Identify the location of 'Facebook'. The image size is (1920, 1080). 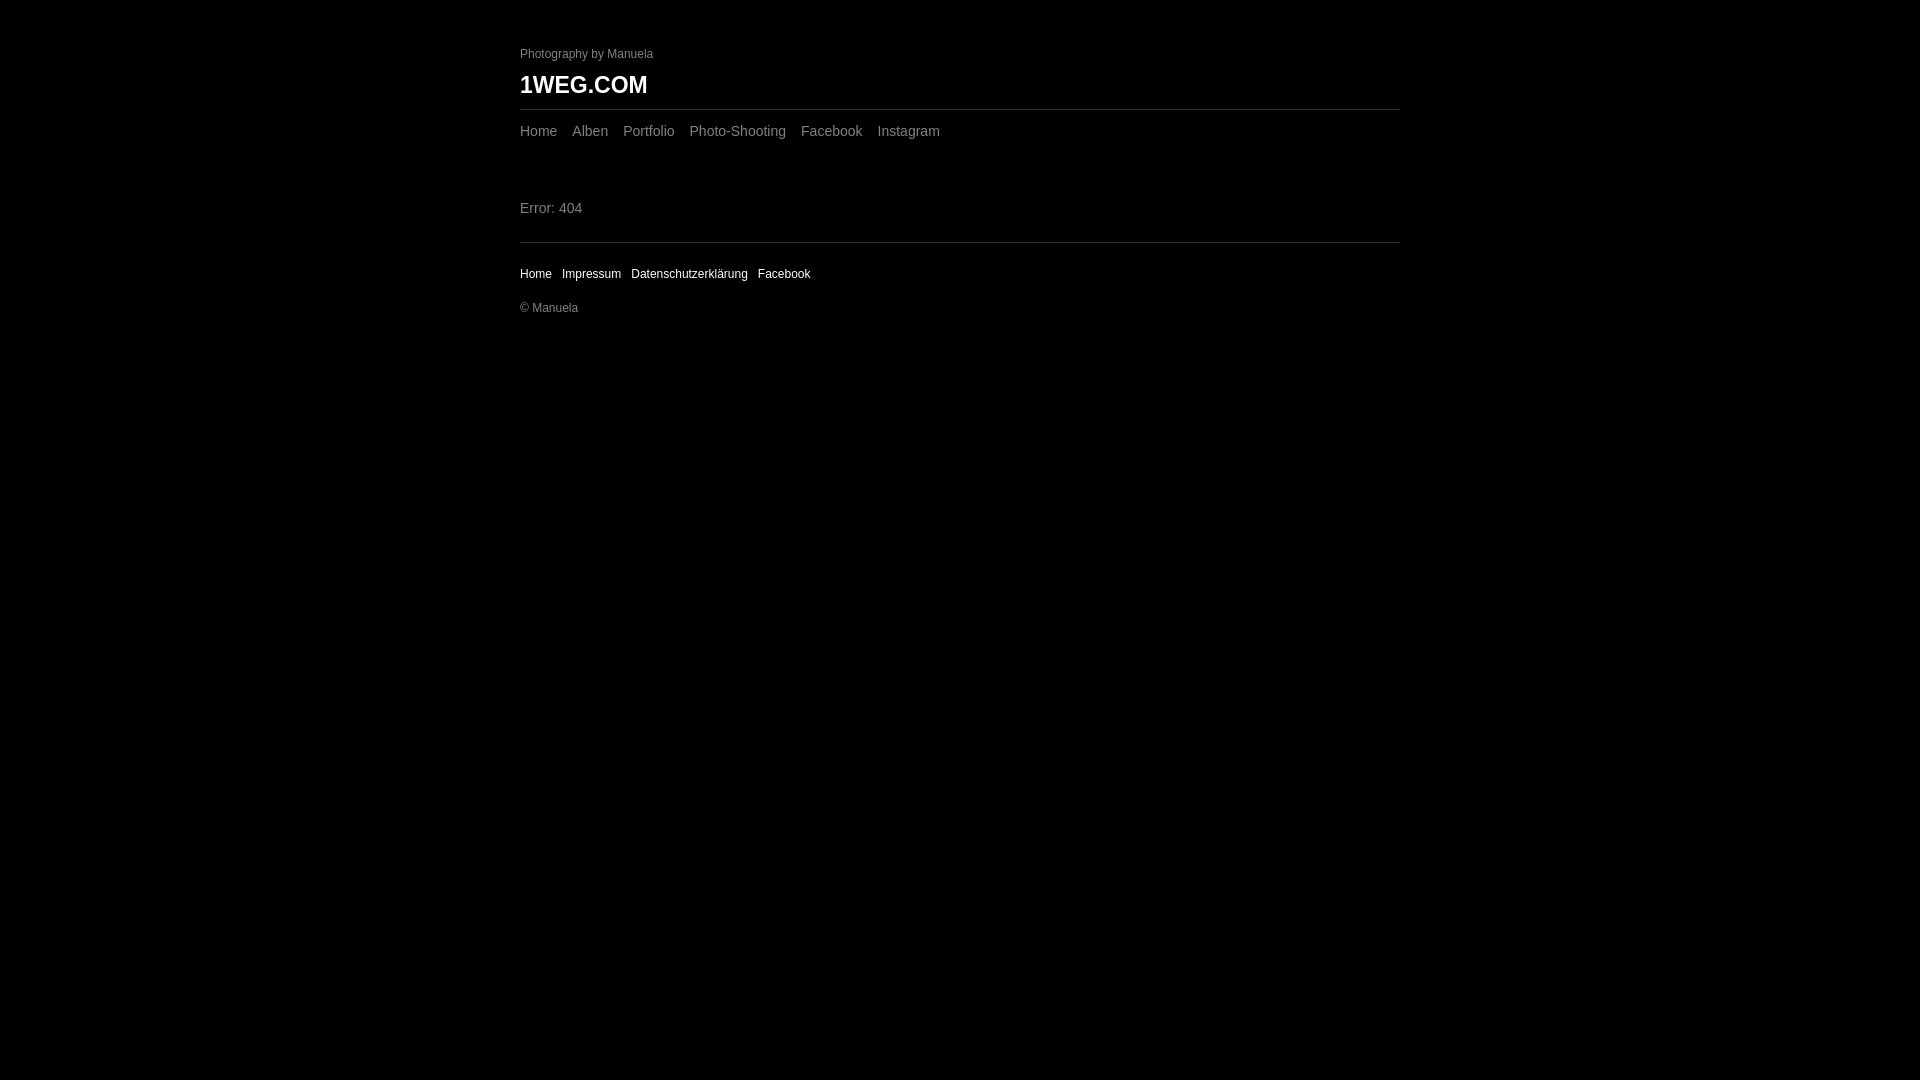
(801, 131).